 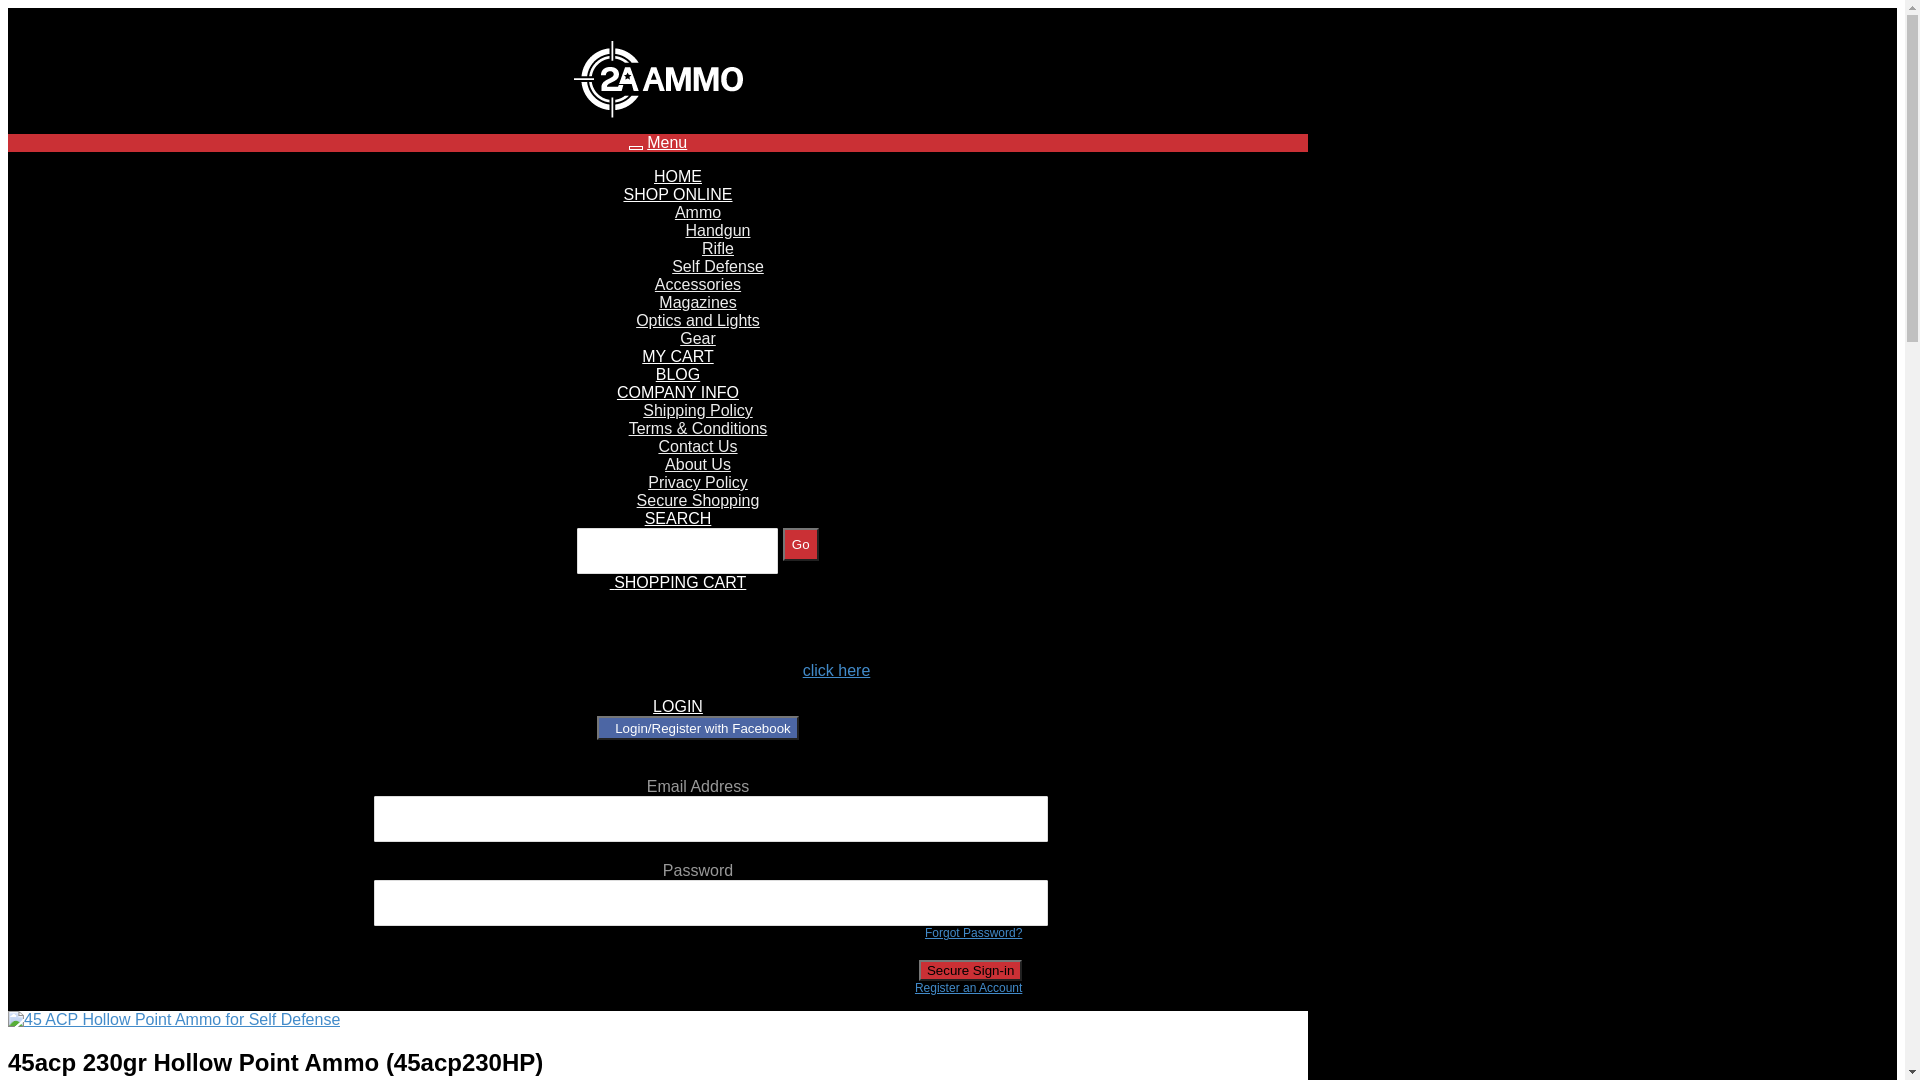 What do you see at coordinates (677, 194) in the screenshot?
I see `'SHOP ONLINE'` at bounding box center [677, 194].